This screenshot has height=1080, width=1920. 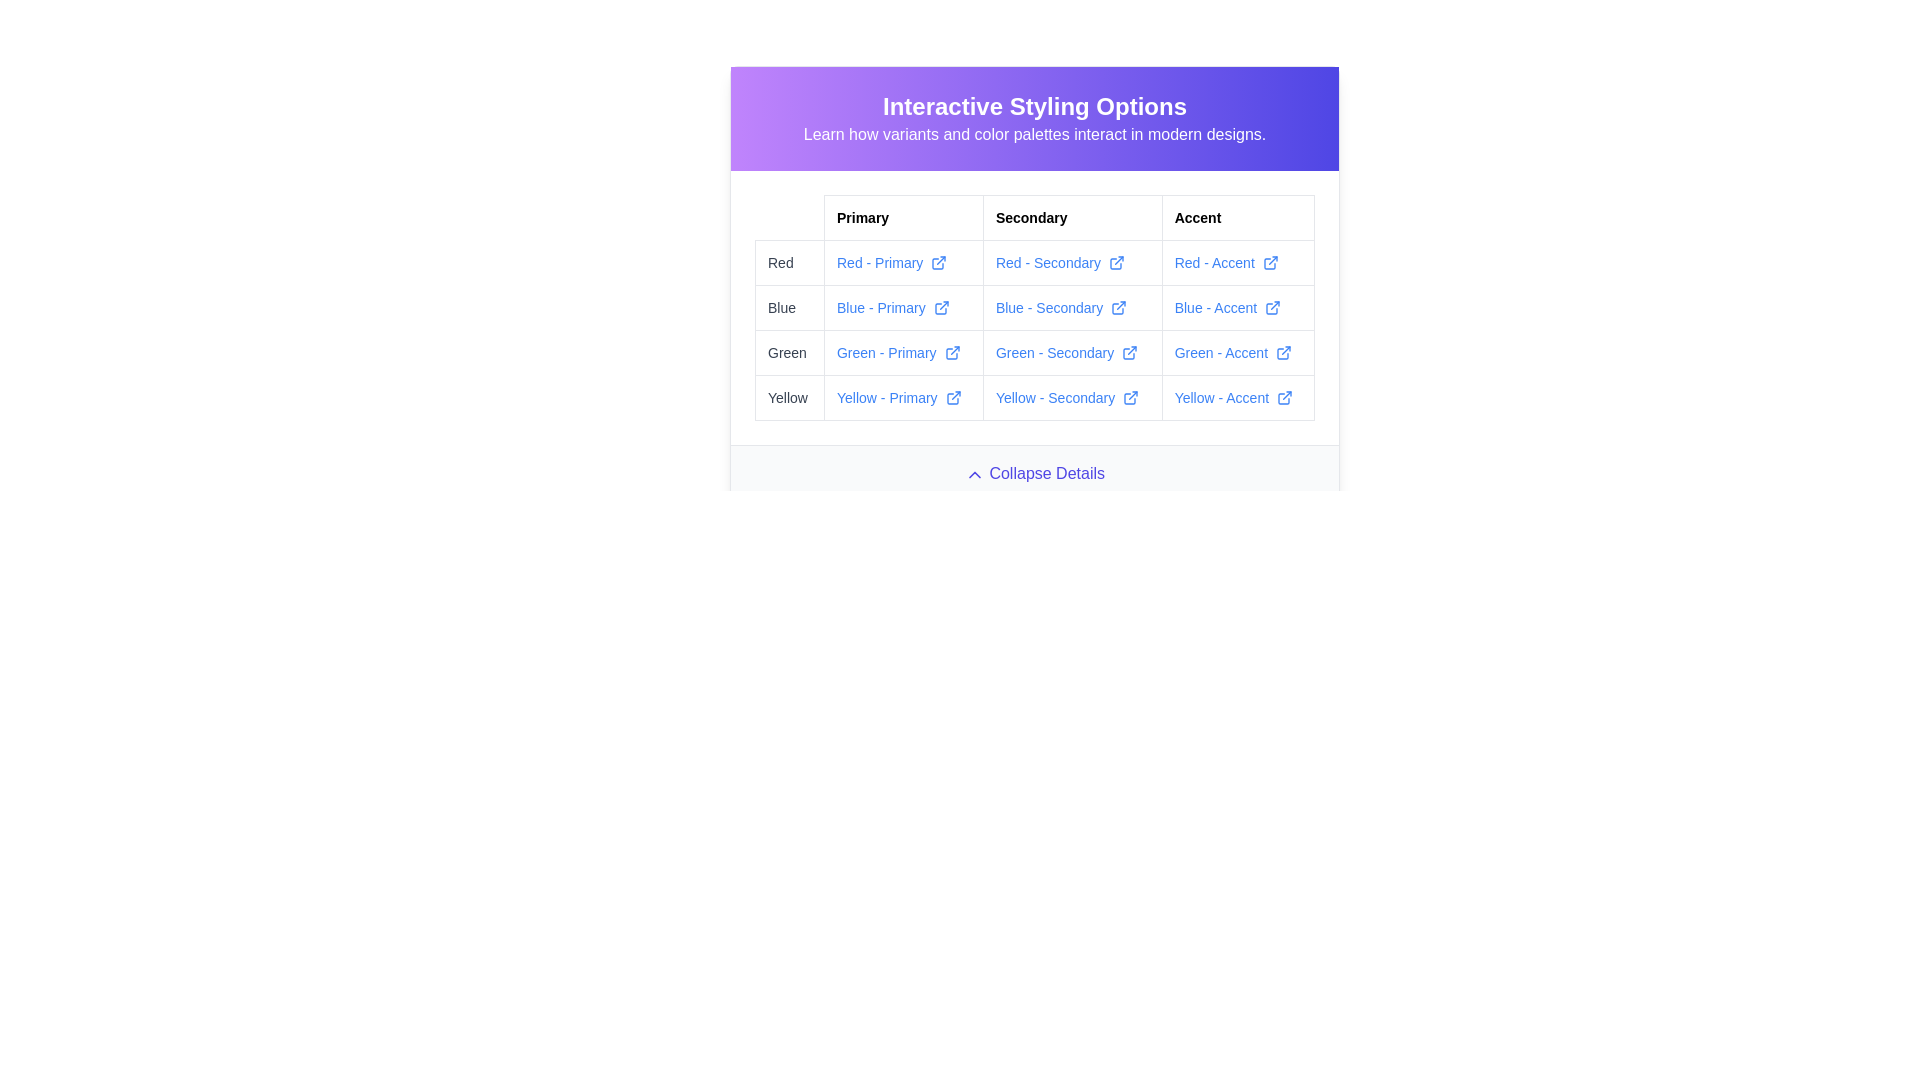 What do you see at coordinates (1232, 397) in the screenshot?
I see `the hyperlink labeled 'Yellow - Accent' located in the bottom-right cell of a table under the 'Accent' column and the 'Yellow' row` at bounding box center [1232, 397].